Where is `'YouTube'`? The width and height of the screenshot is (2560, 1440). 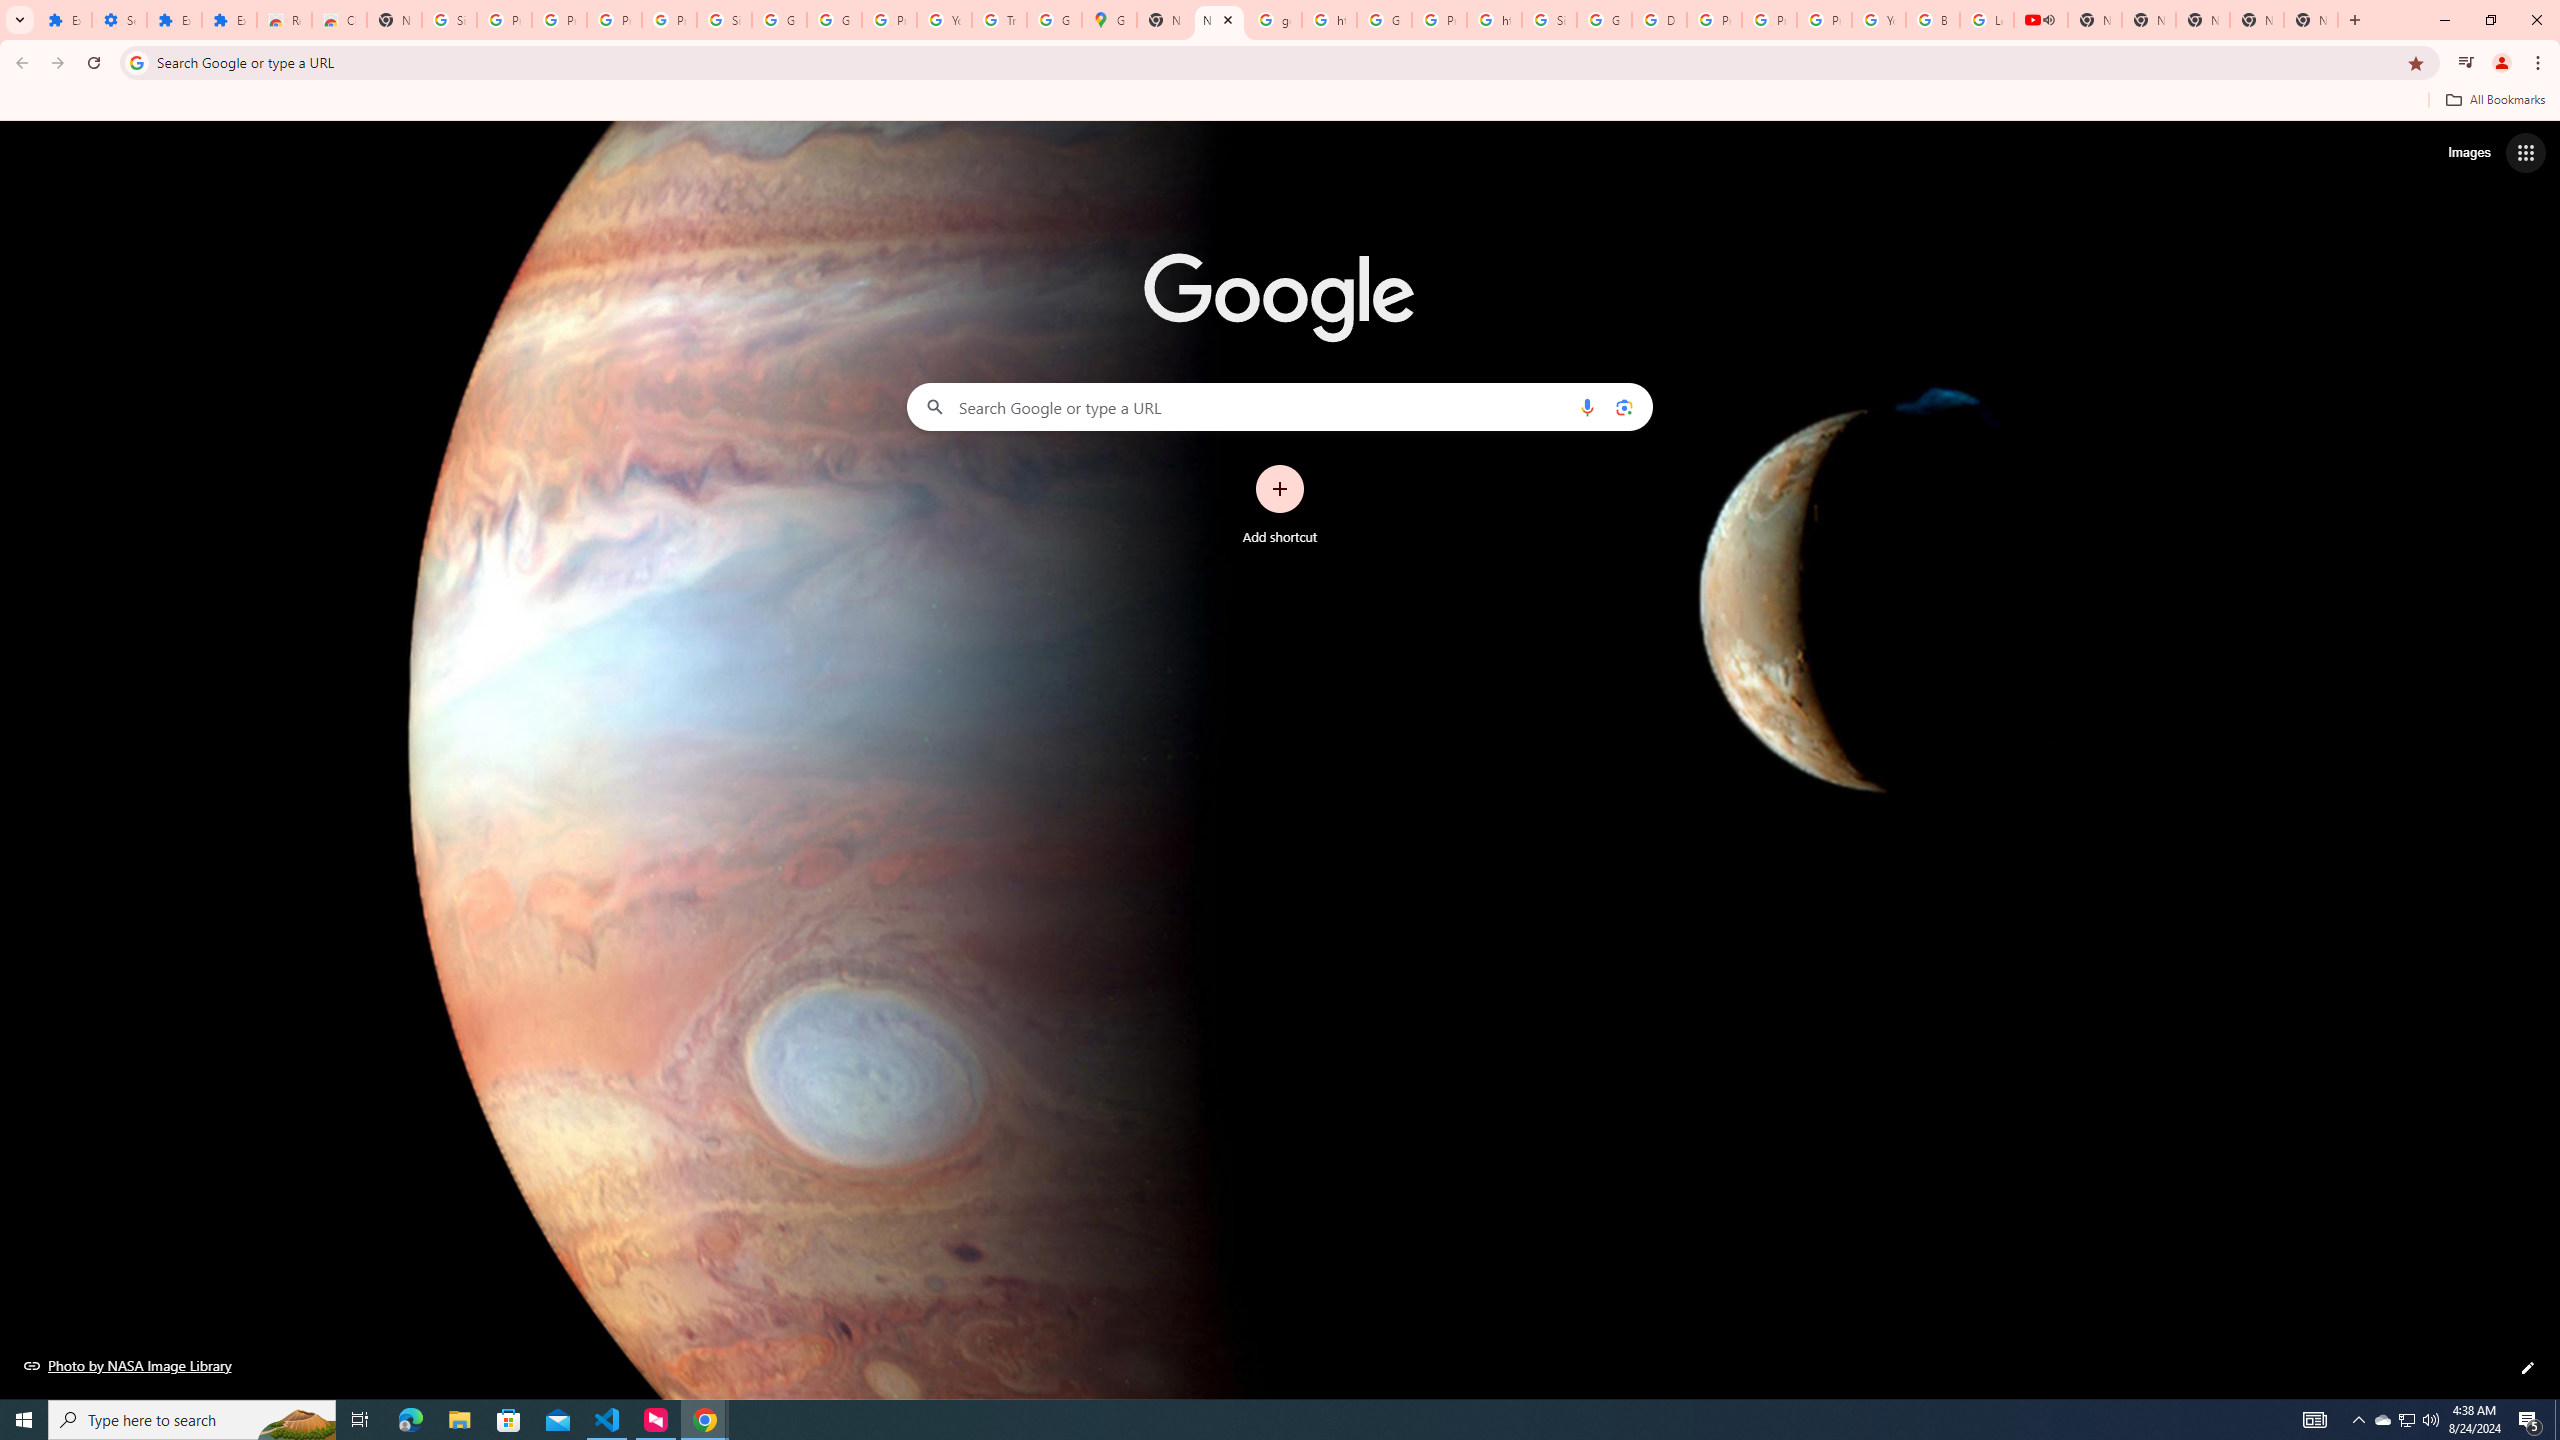 'YouTube' is located at coordinates (1879, 19).